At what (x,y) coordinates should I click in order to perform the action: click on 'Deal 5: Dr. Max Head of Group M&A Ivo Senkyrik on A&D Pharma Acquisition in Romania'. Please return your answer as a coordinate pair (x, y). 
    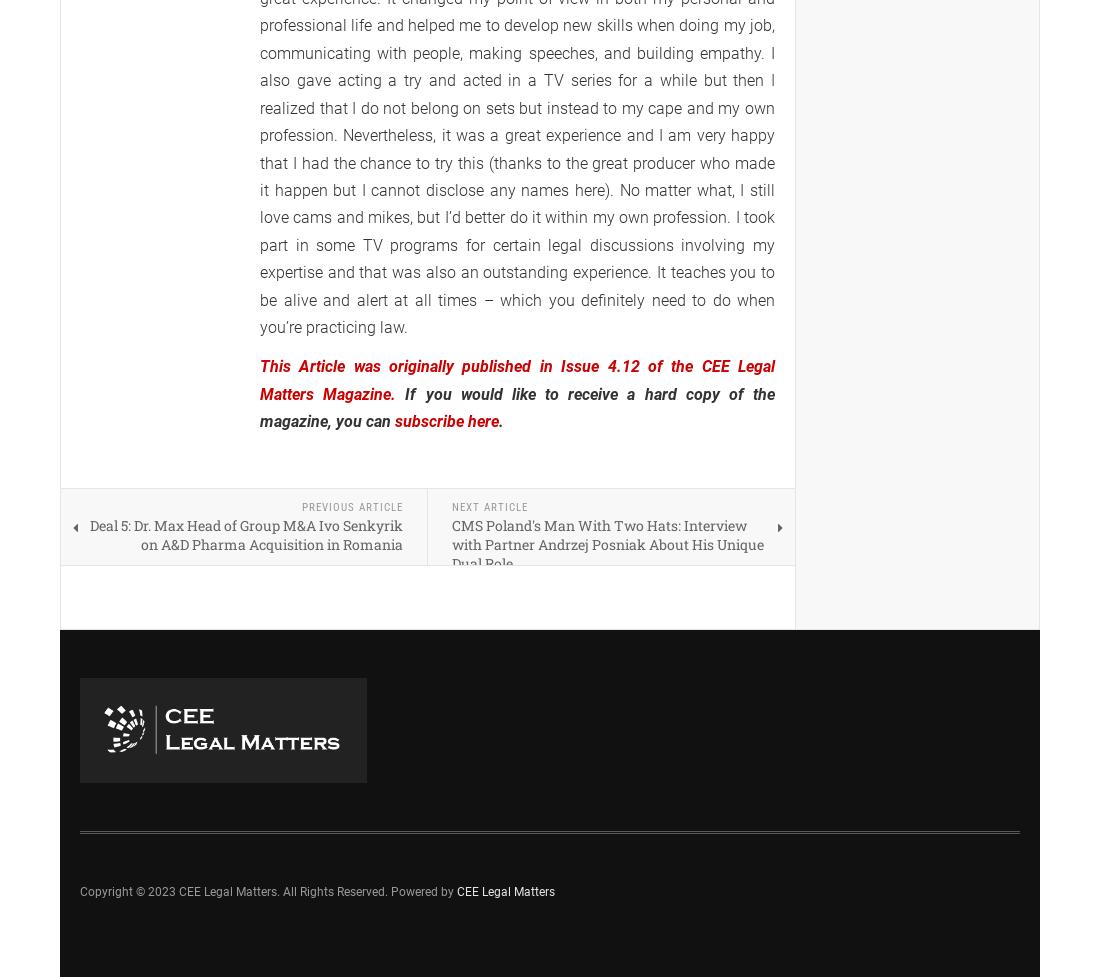
    Looking at the image, I should click on (246, 533).